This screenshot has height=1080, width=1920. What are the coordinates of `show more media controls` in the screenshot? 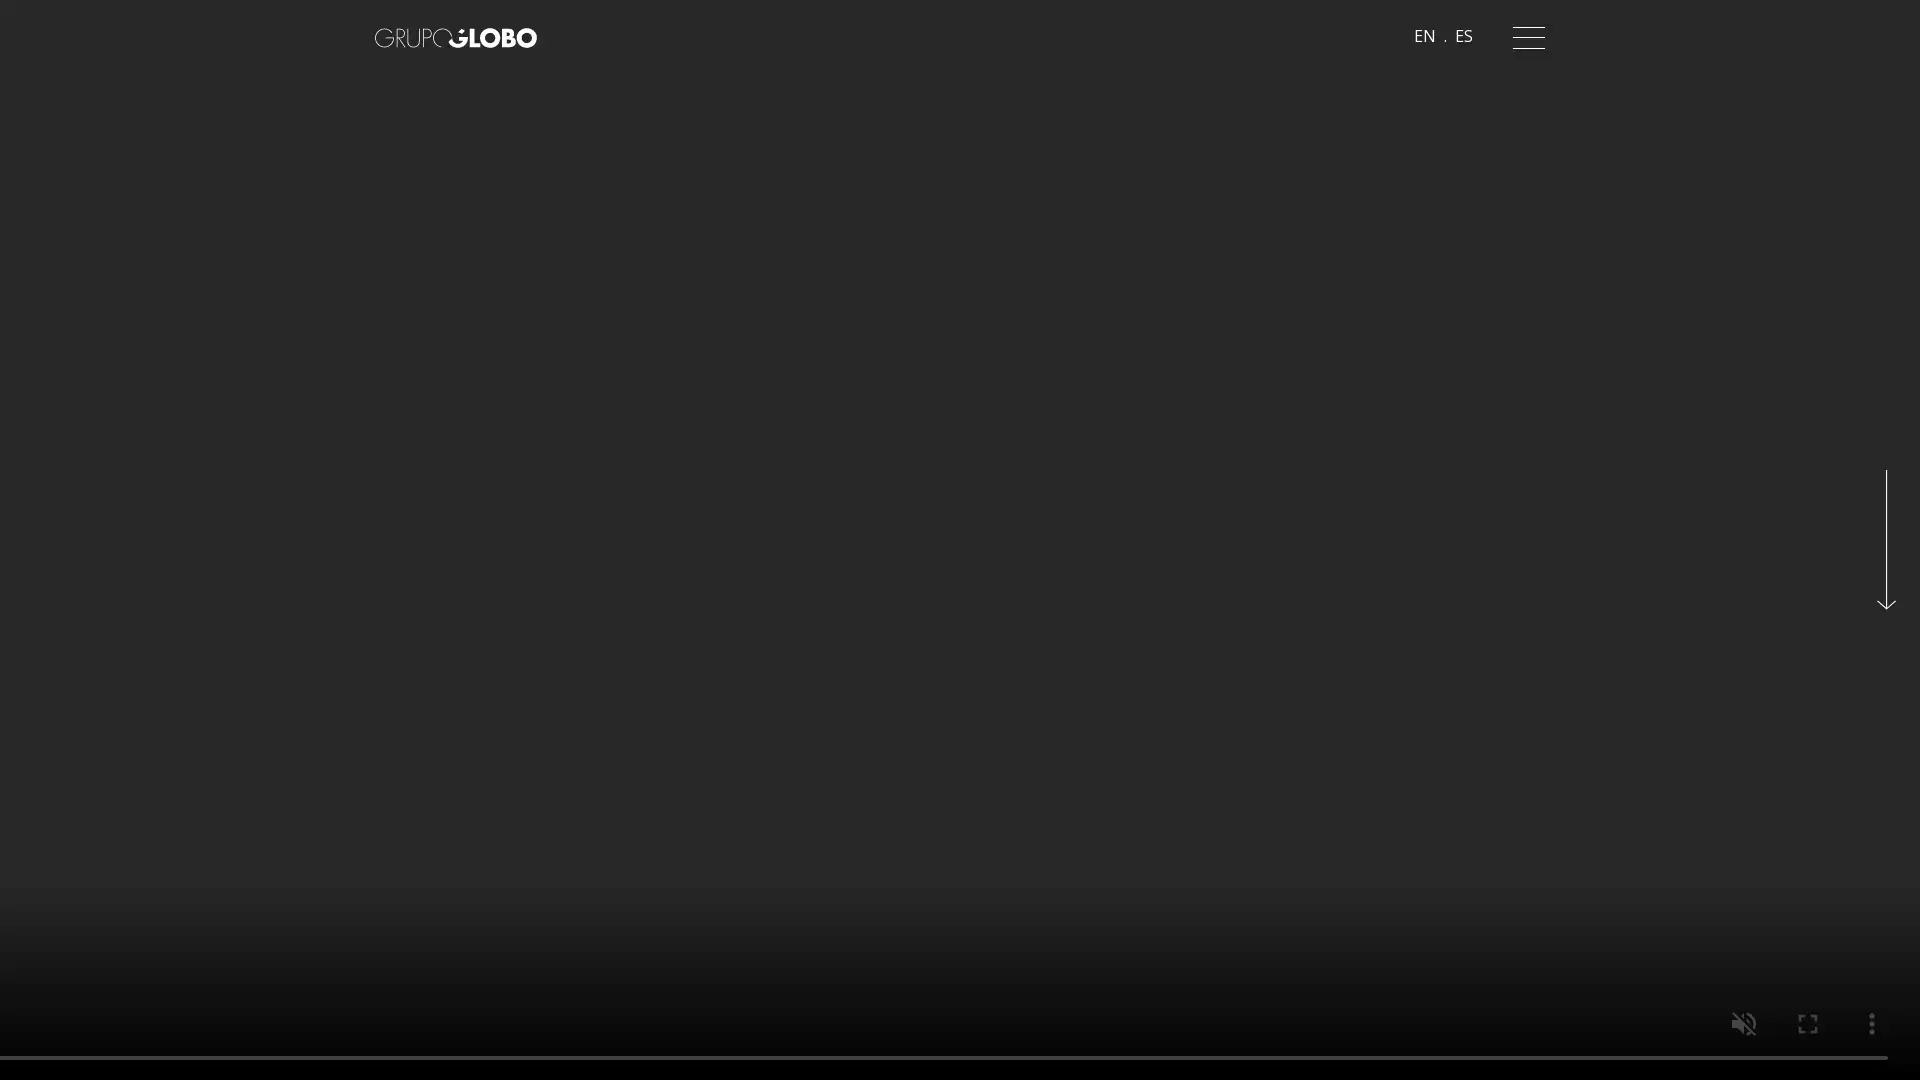 It's located at (1871, 1023).